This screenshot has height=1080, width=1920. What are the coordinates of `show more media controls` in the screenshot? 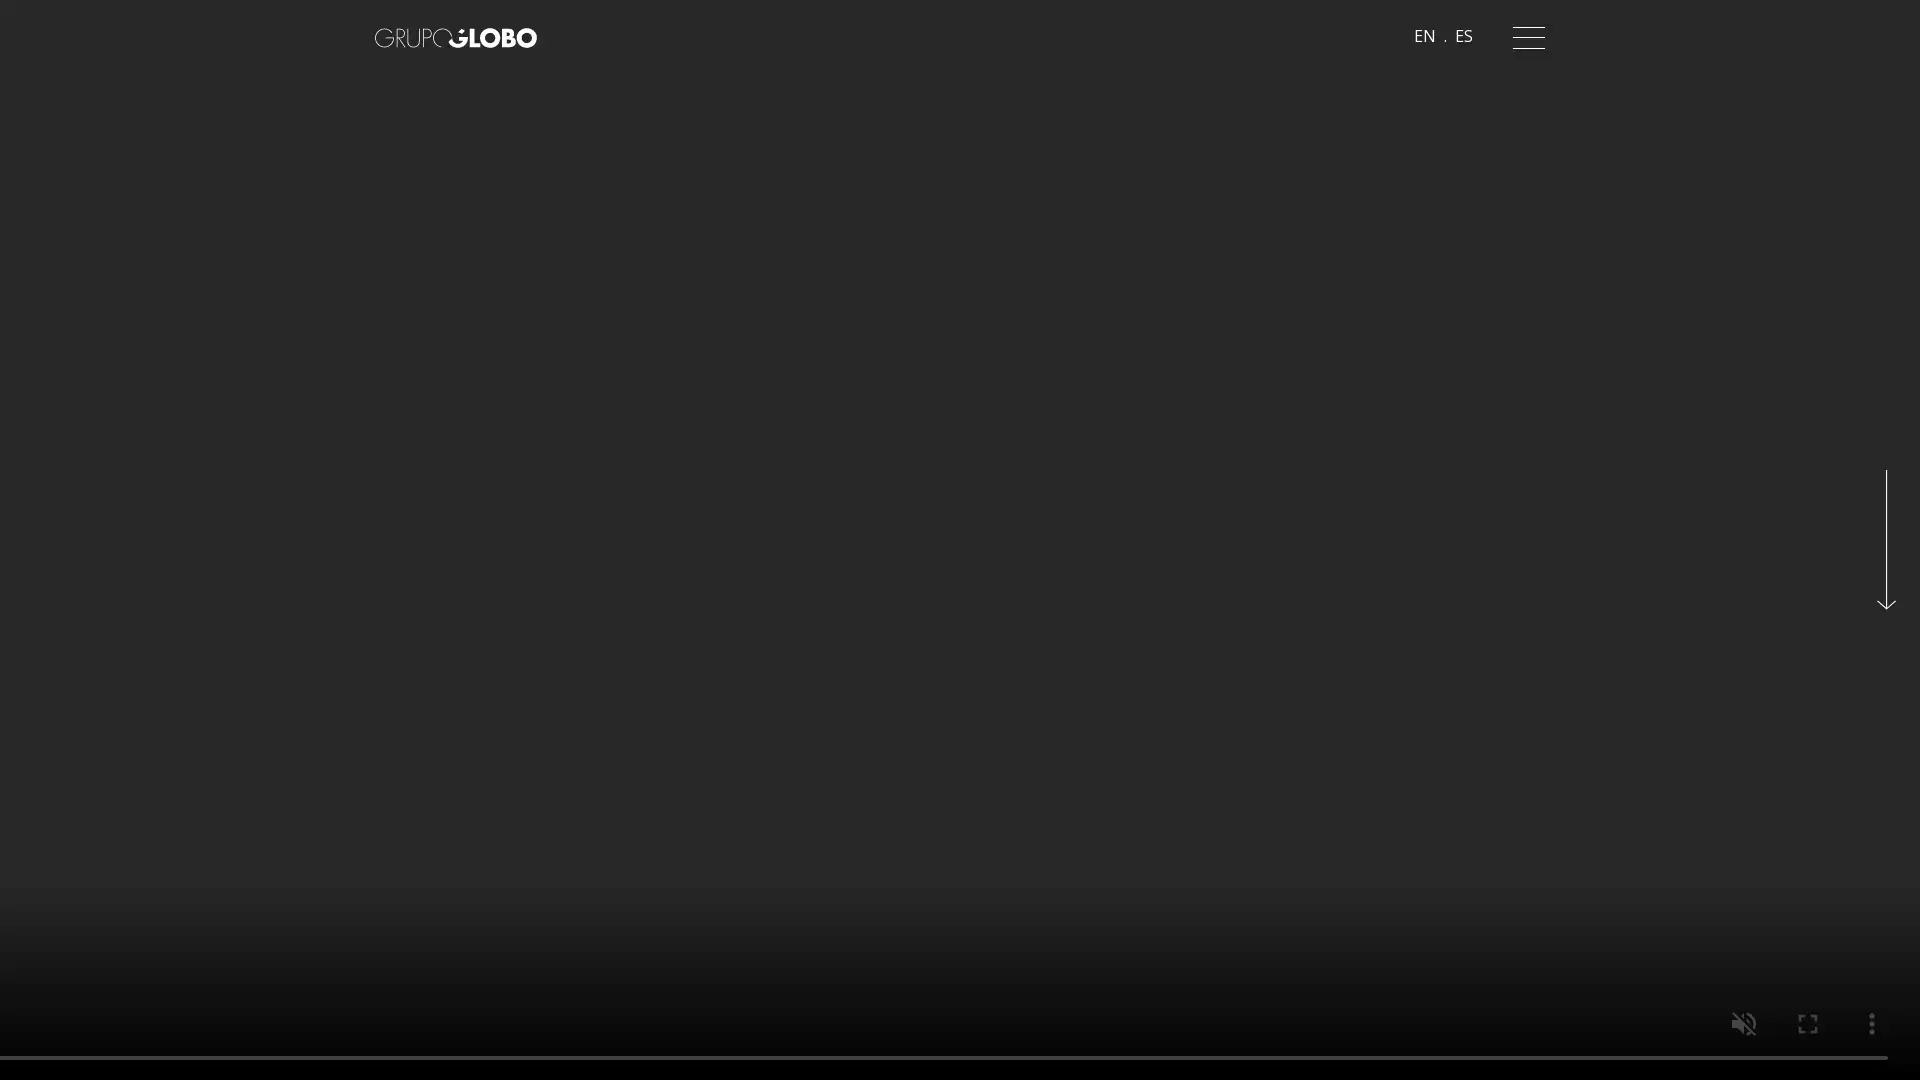 It's located at (1871, 1023).